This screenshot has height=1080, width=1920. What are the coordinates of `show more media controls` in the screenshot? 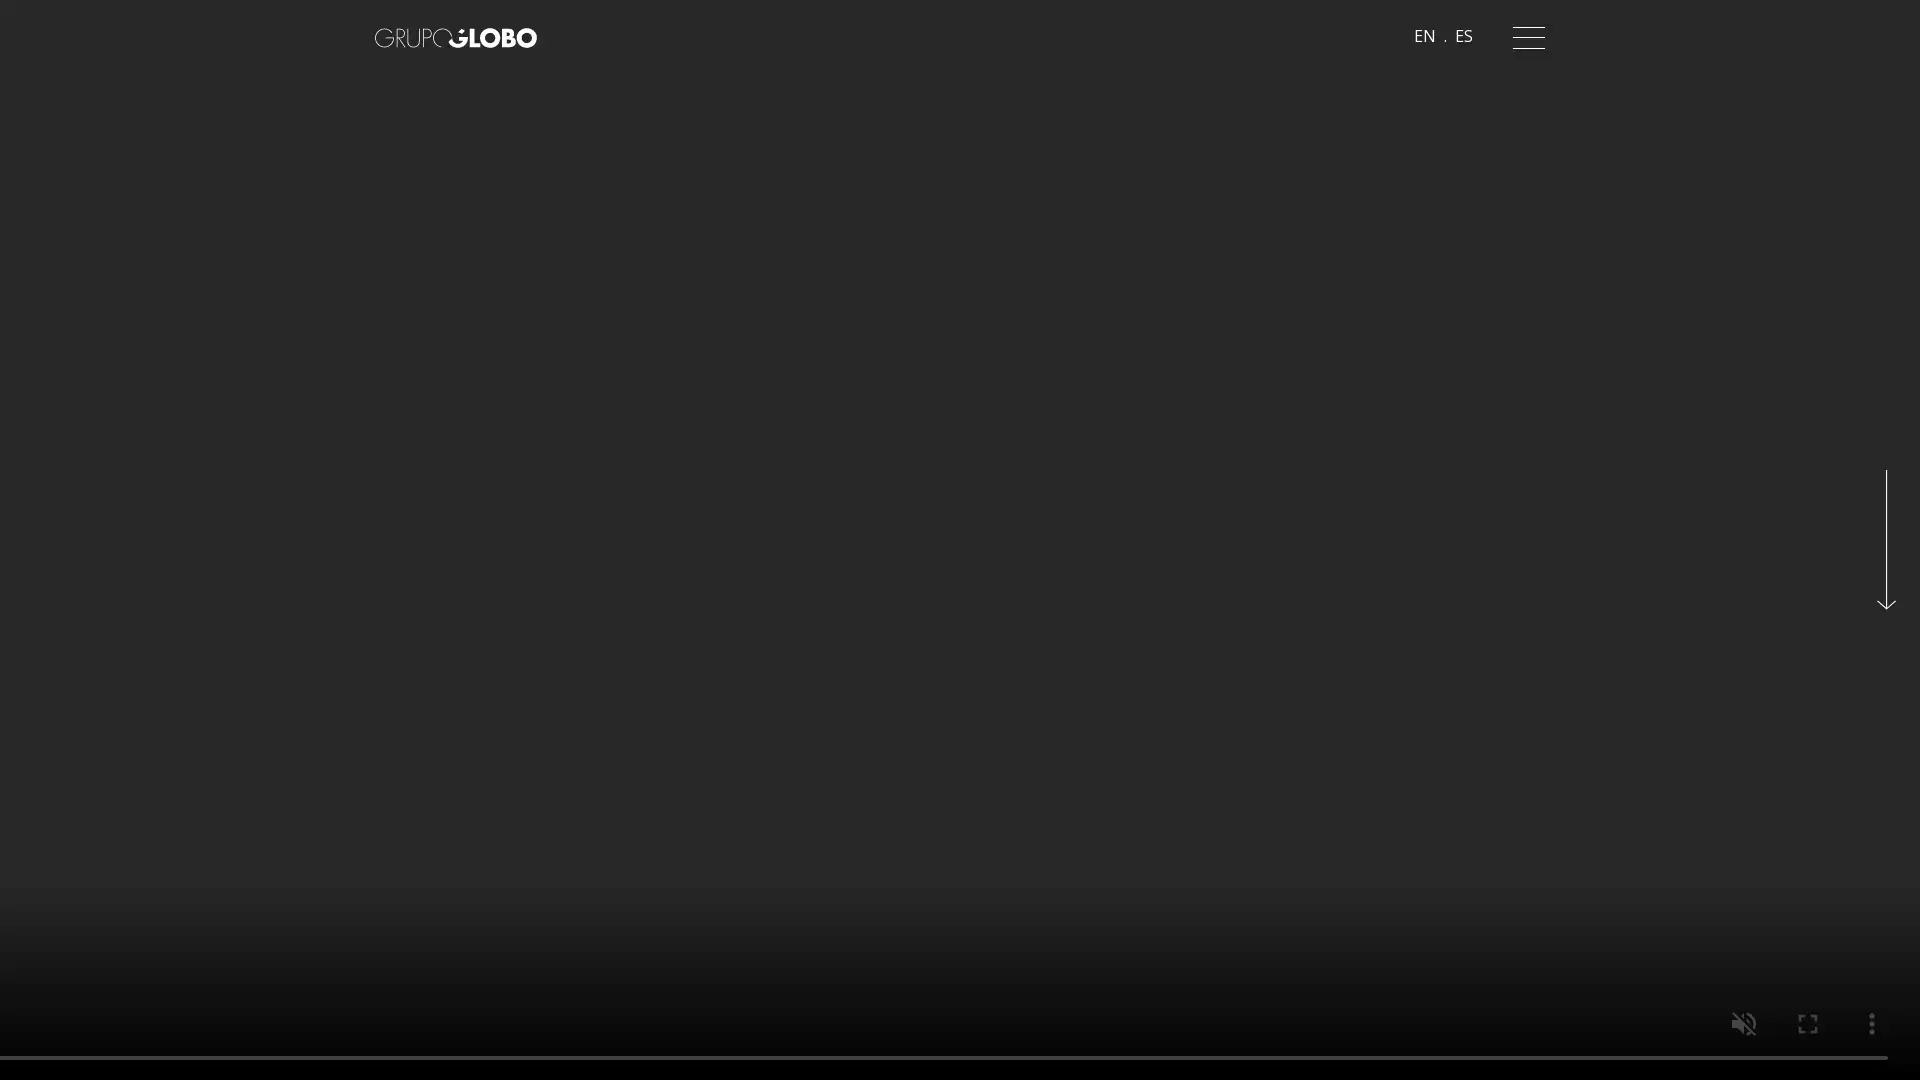 It's located at (1871, 1023).